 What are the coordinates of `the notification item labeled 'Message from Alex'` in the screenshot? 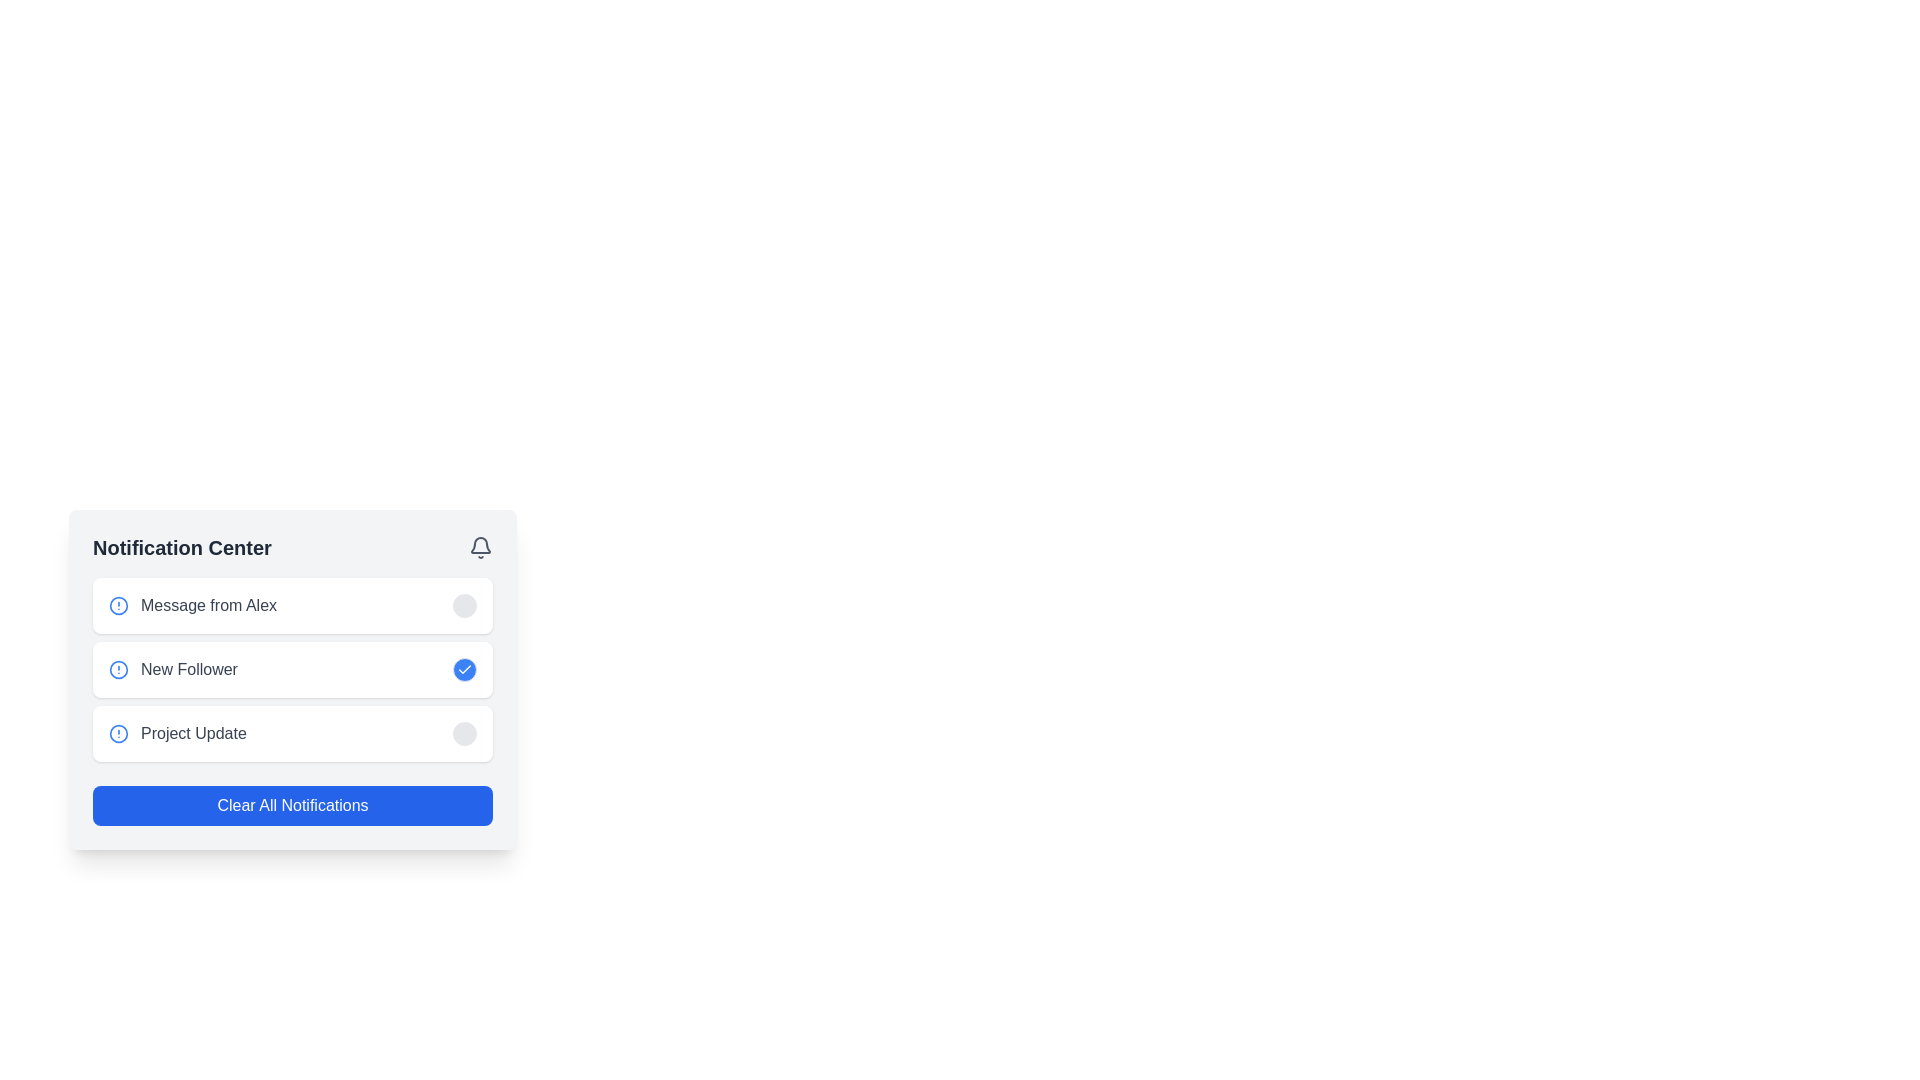 It's located at (192, 604).